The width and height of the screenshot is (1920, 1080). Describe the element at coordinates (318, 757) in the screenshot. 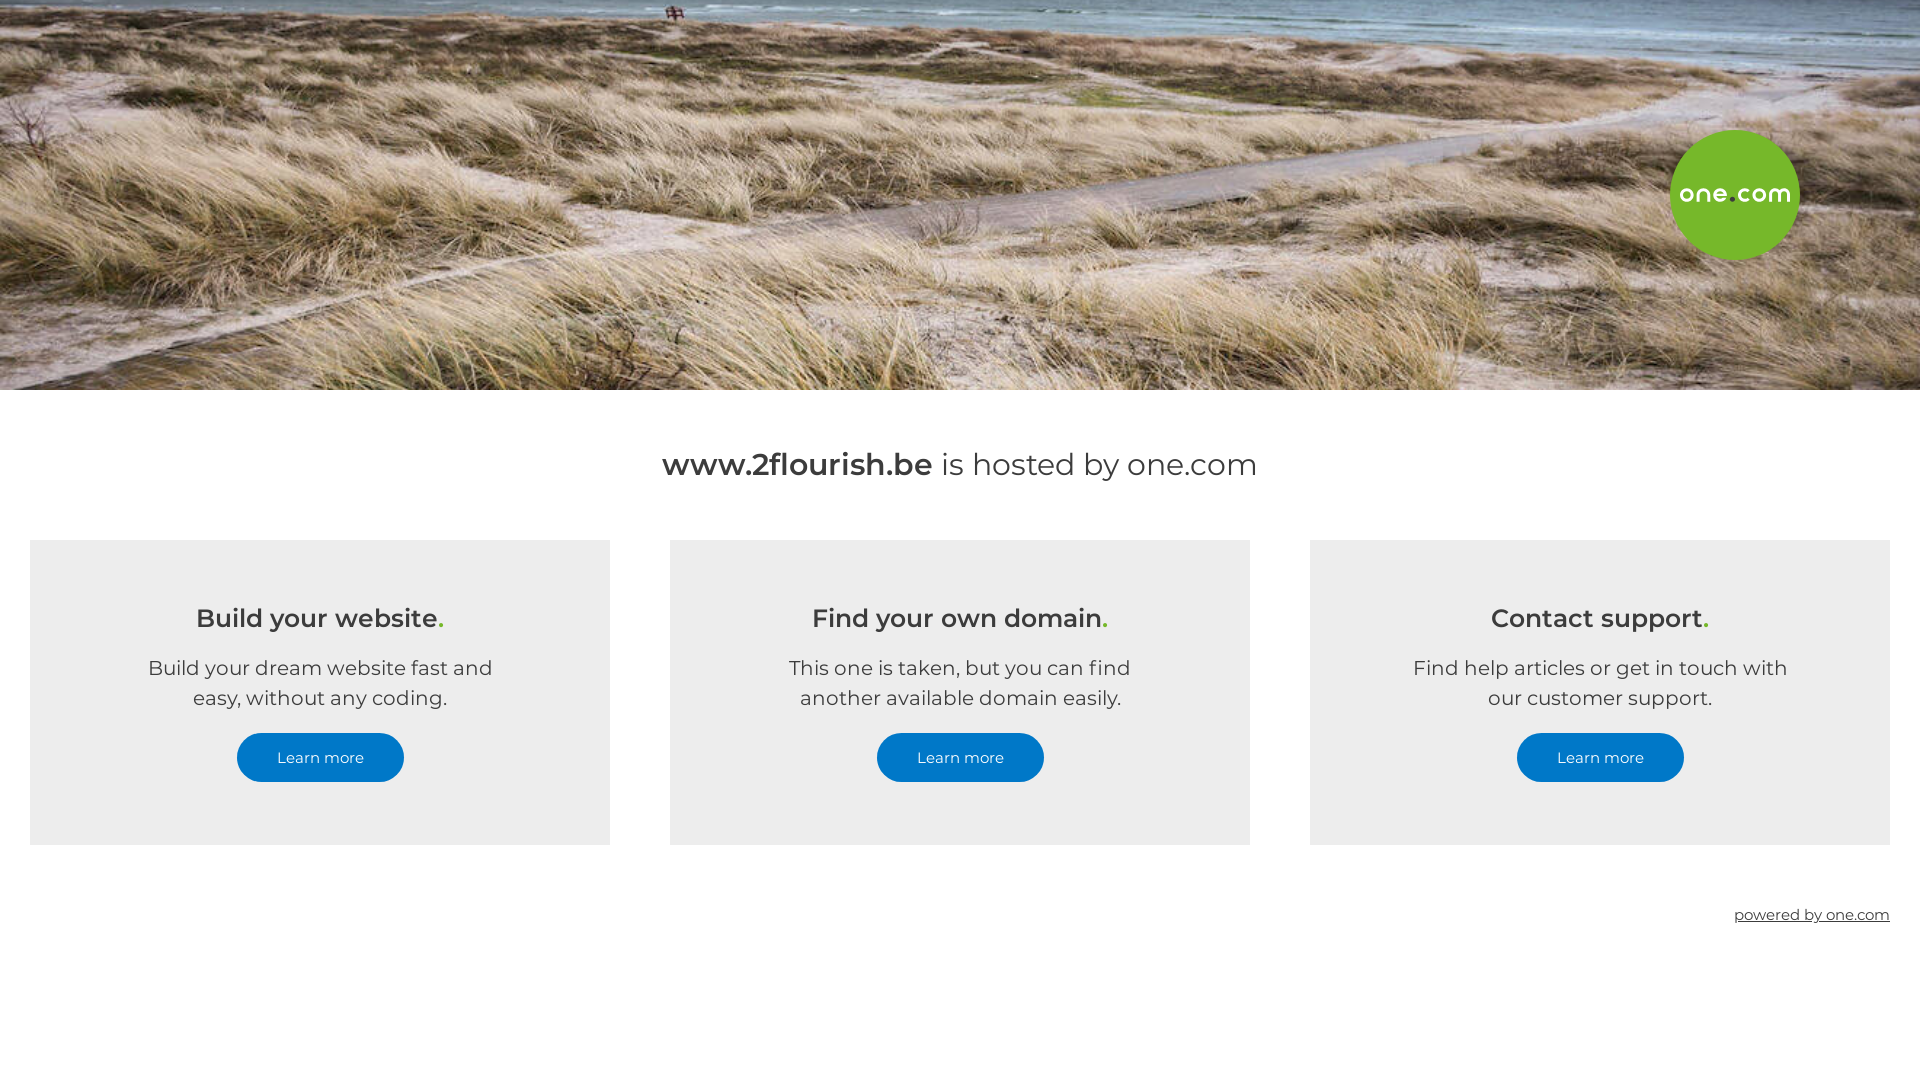

I see `'Learn more'` at that location.